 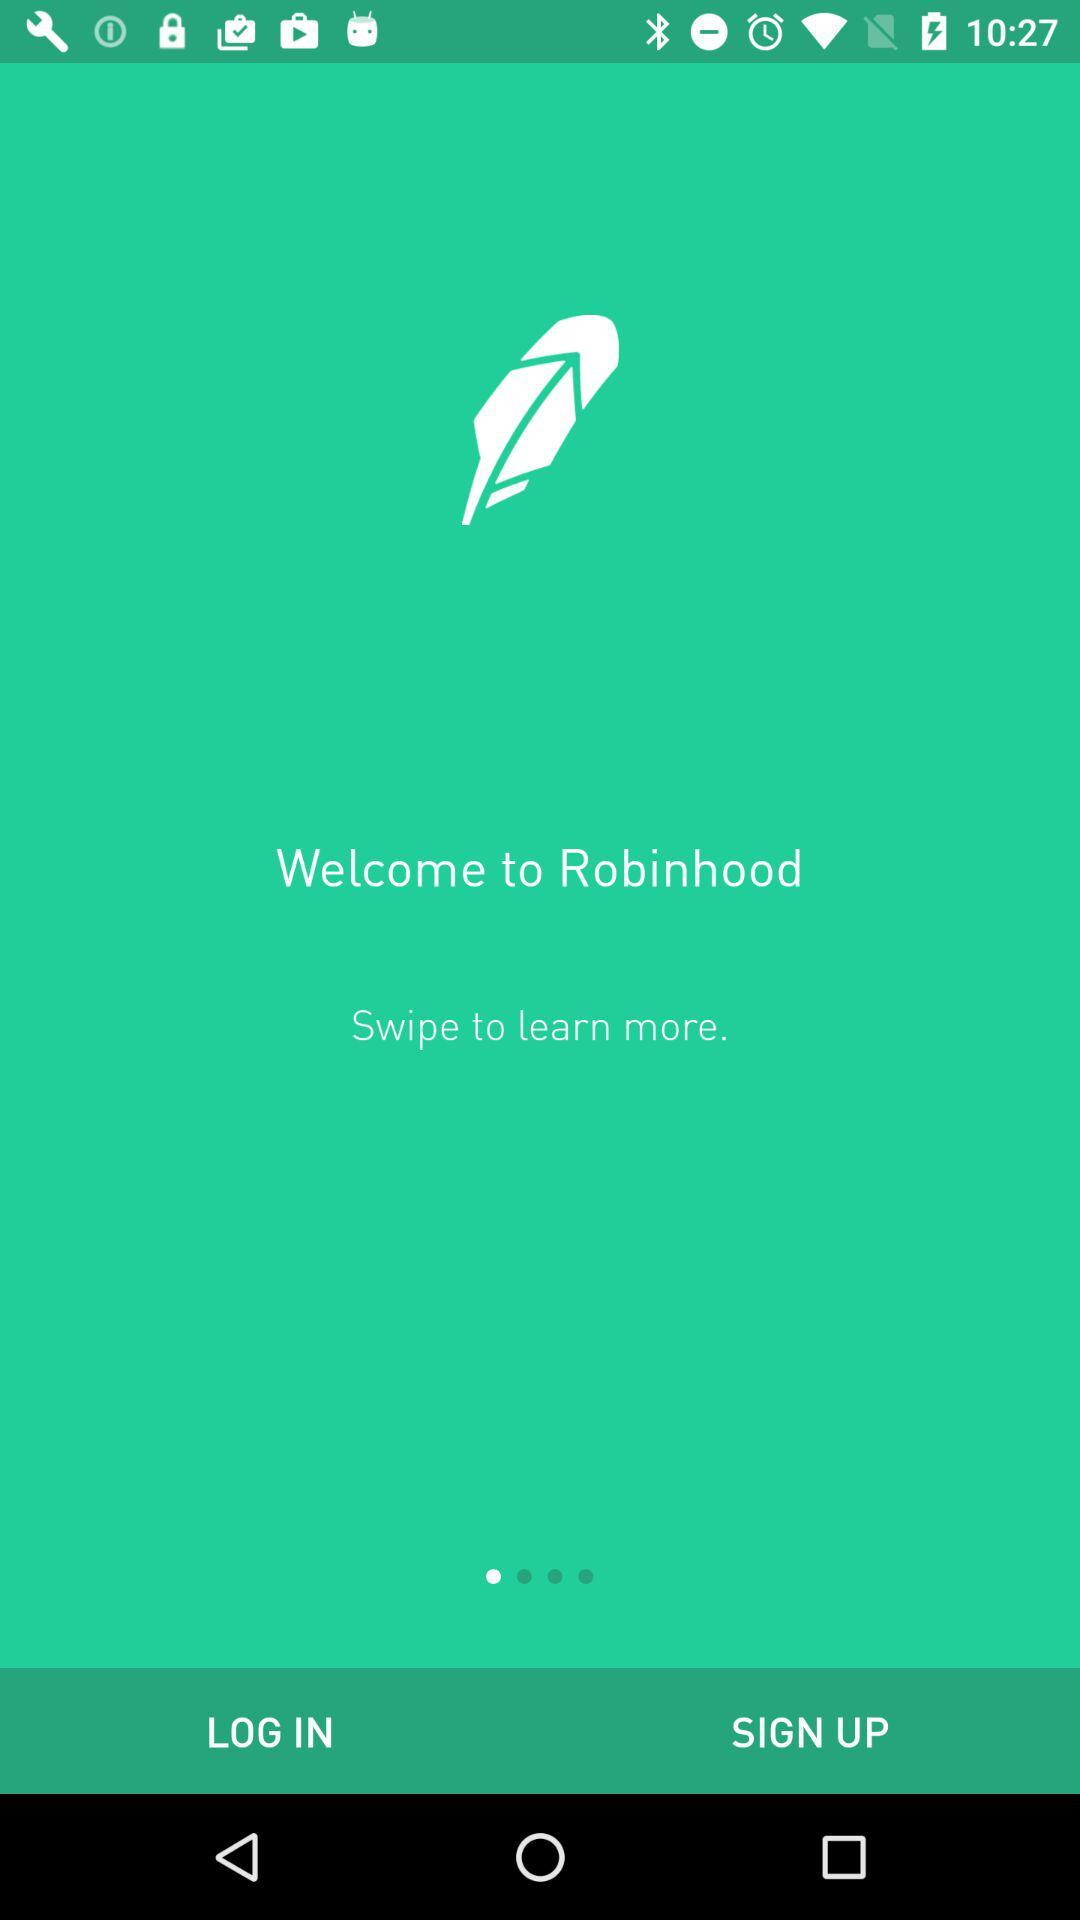 I want to click on icon next to the log in icon, so click(x=810, y=1730).